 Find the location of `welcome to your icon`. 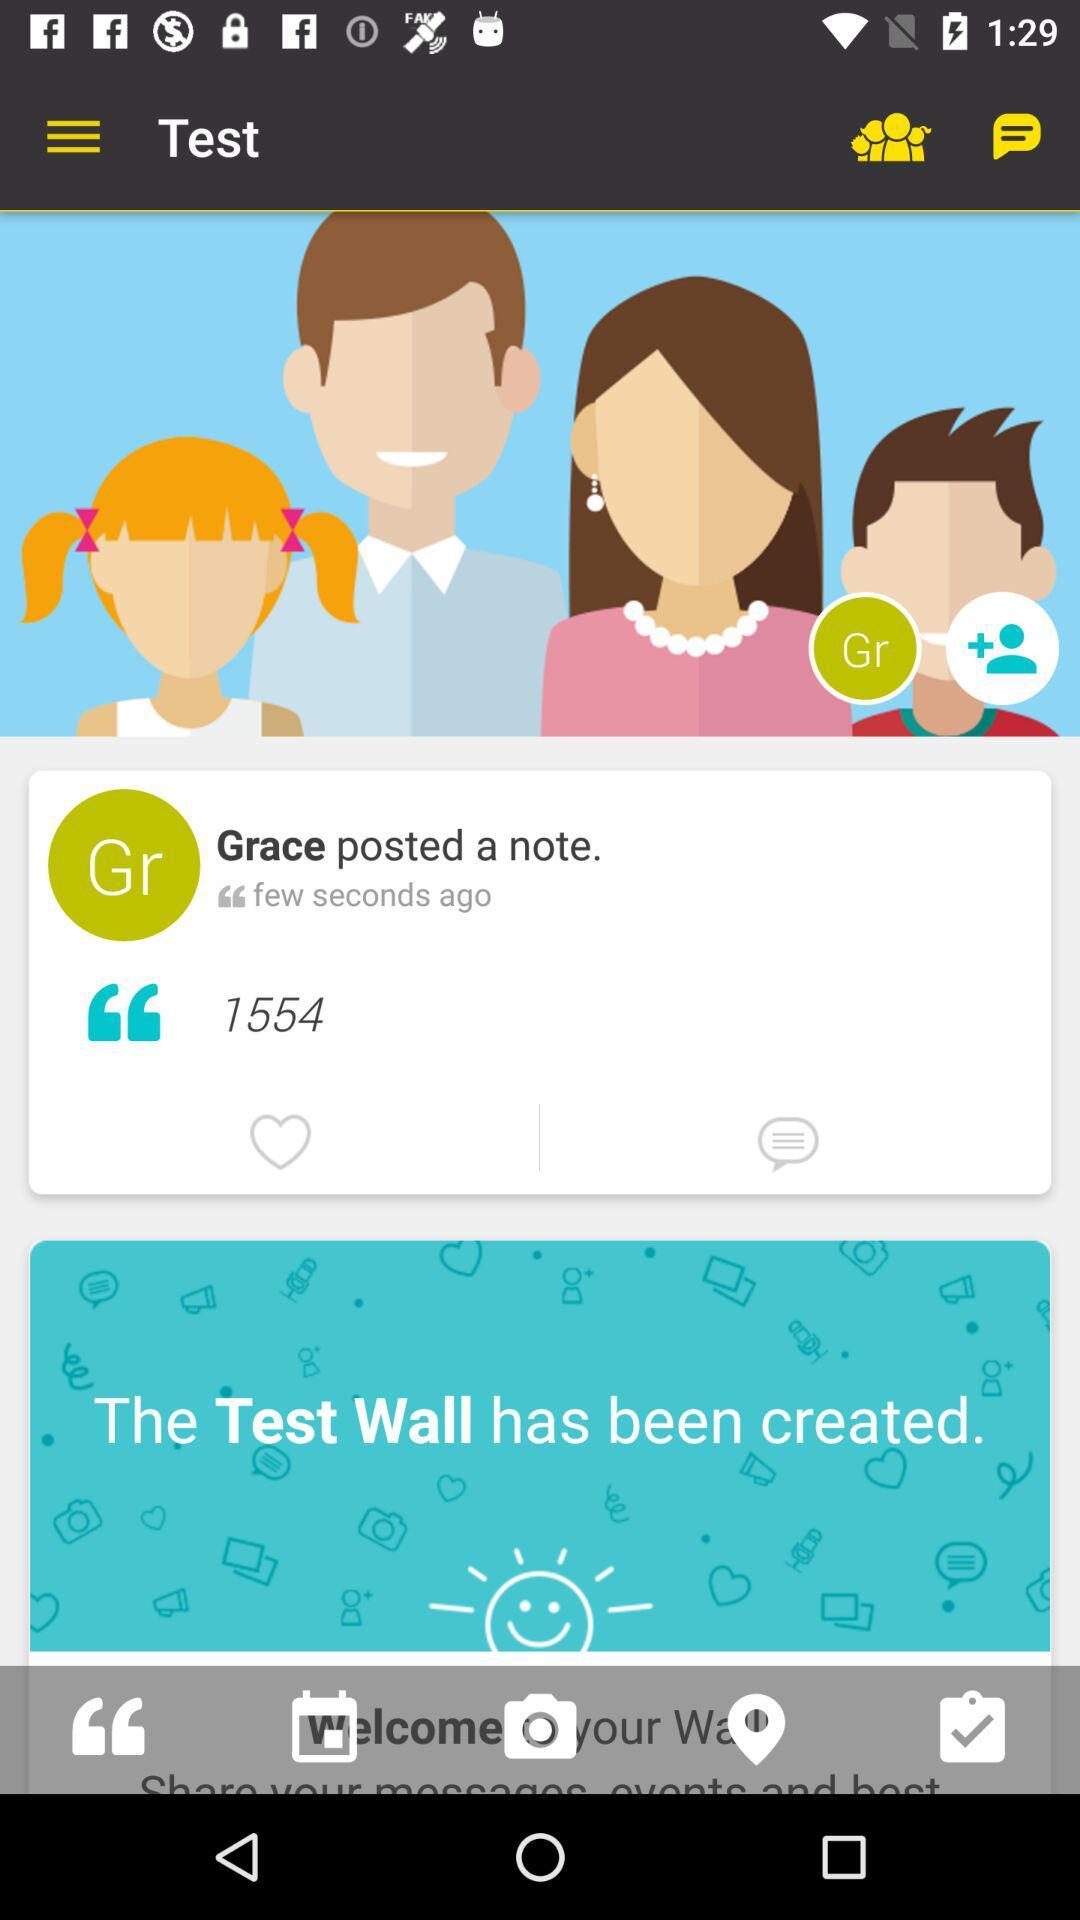

welcome to your icon is located at coordinates (540, 1721).